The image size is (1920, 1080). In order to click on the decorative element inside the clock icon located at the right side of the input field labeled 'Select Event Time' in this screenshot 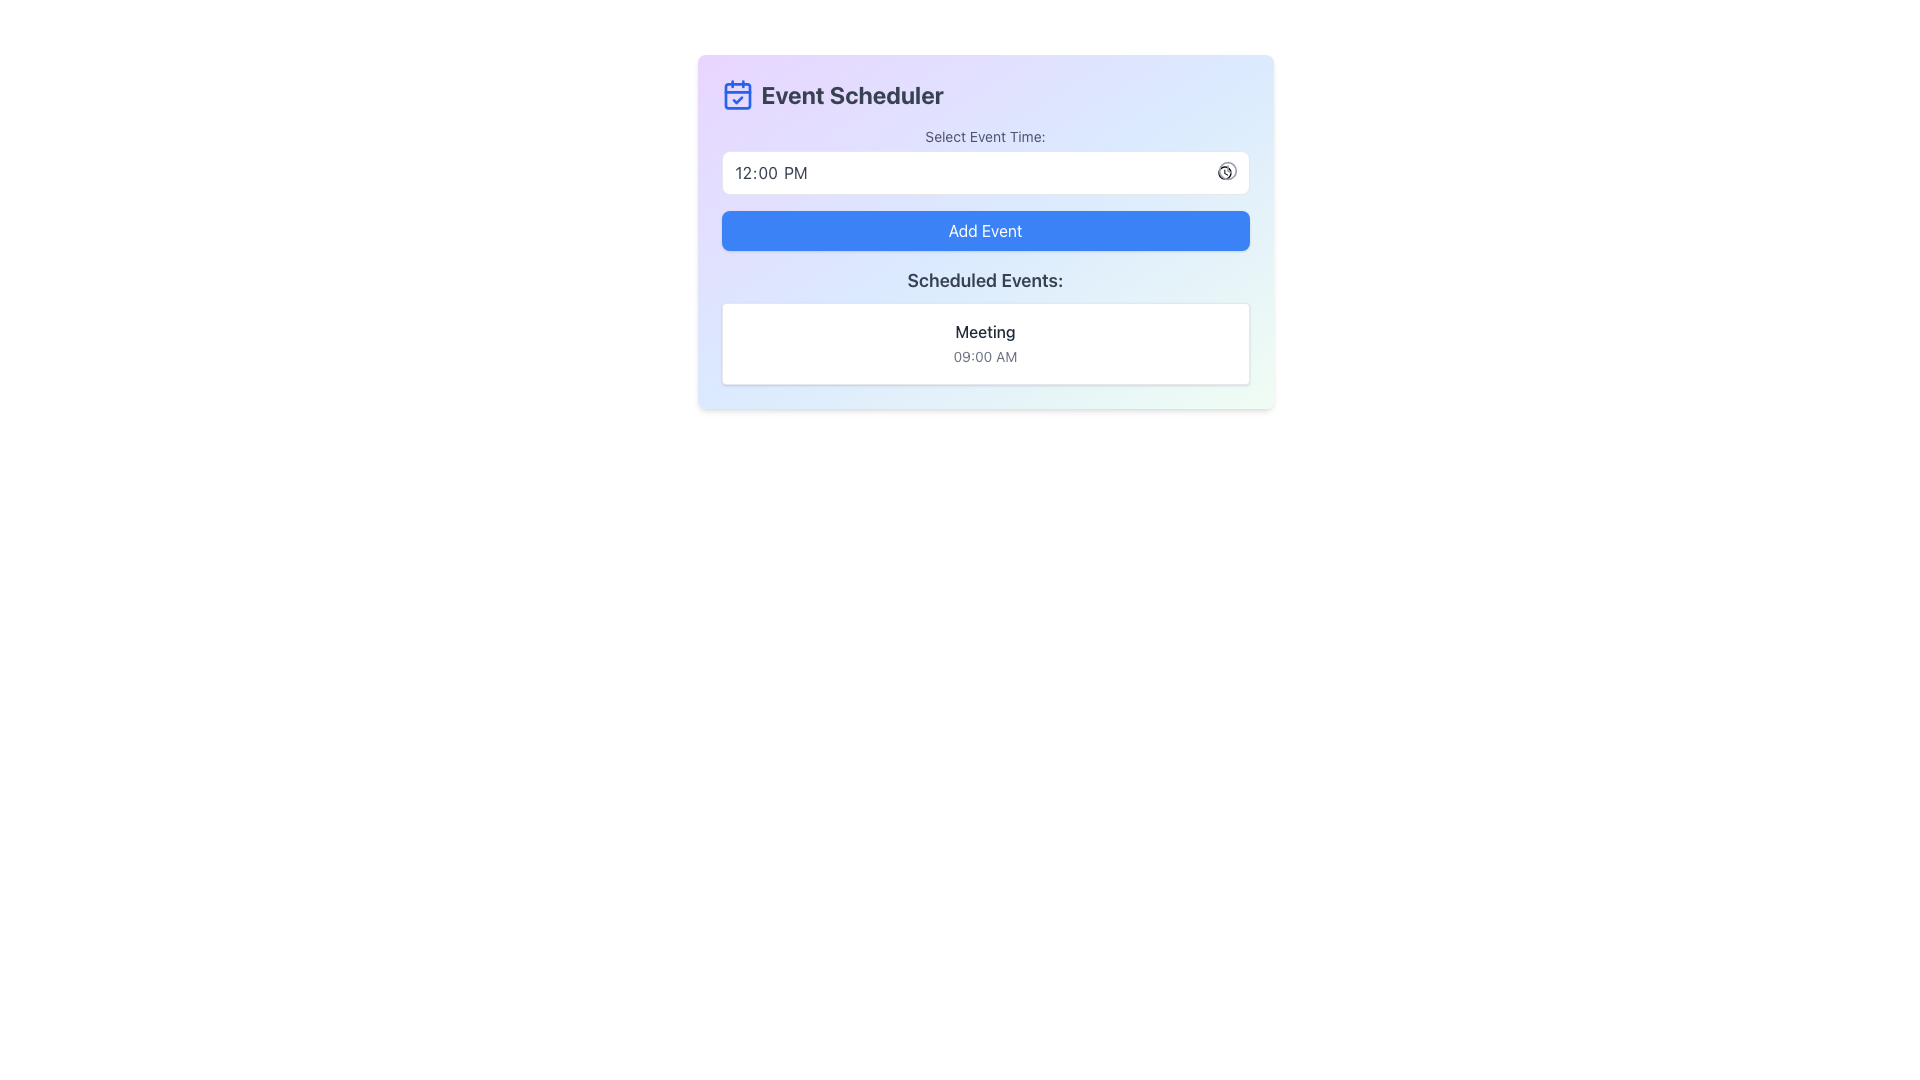, I will do `click(1226, 169)`.